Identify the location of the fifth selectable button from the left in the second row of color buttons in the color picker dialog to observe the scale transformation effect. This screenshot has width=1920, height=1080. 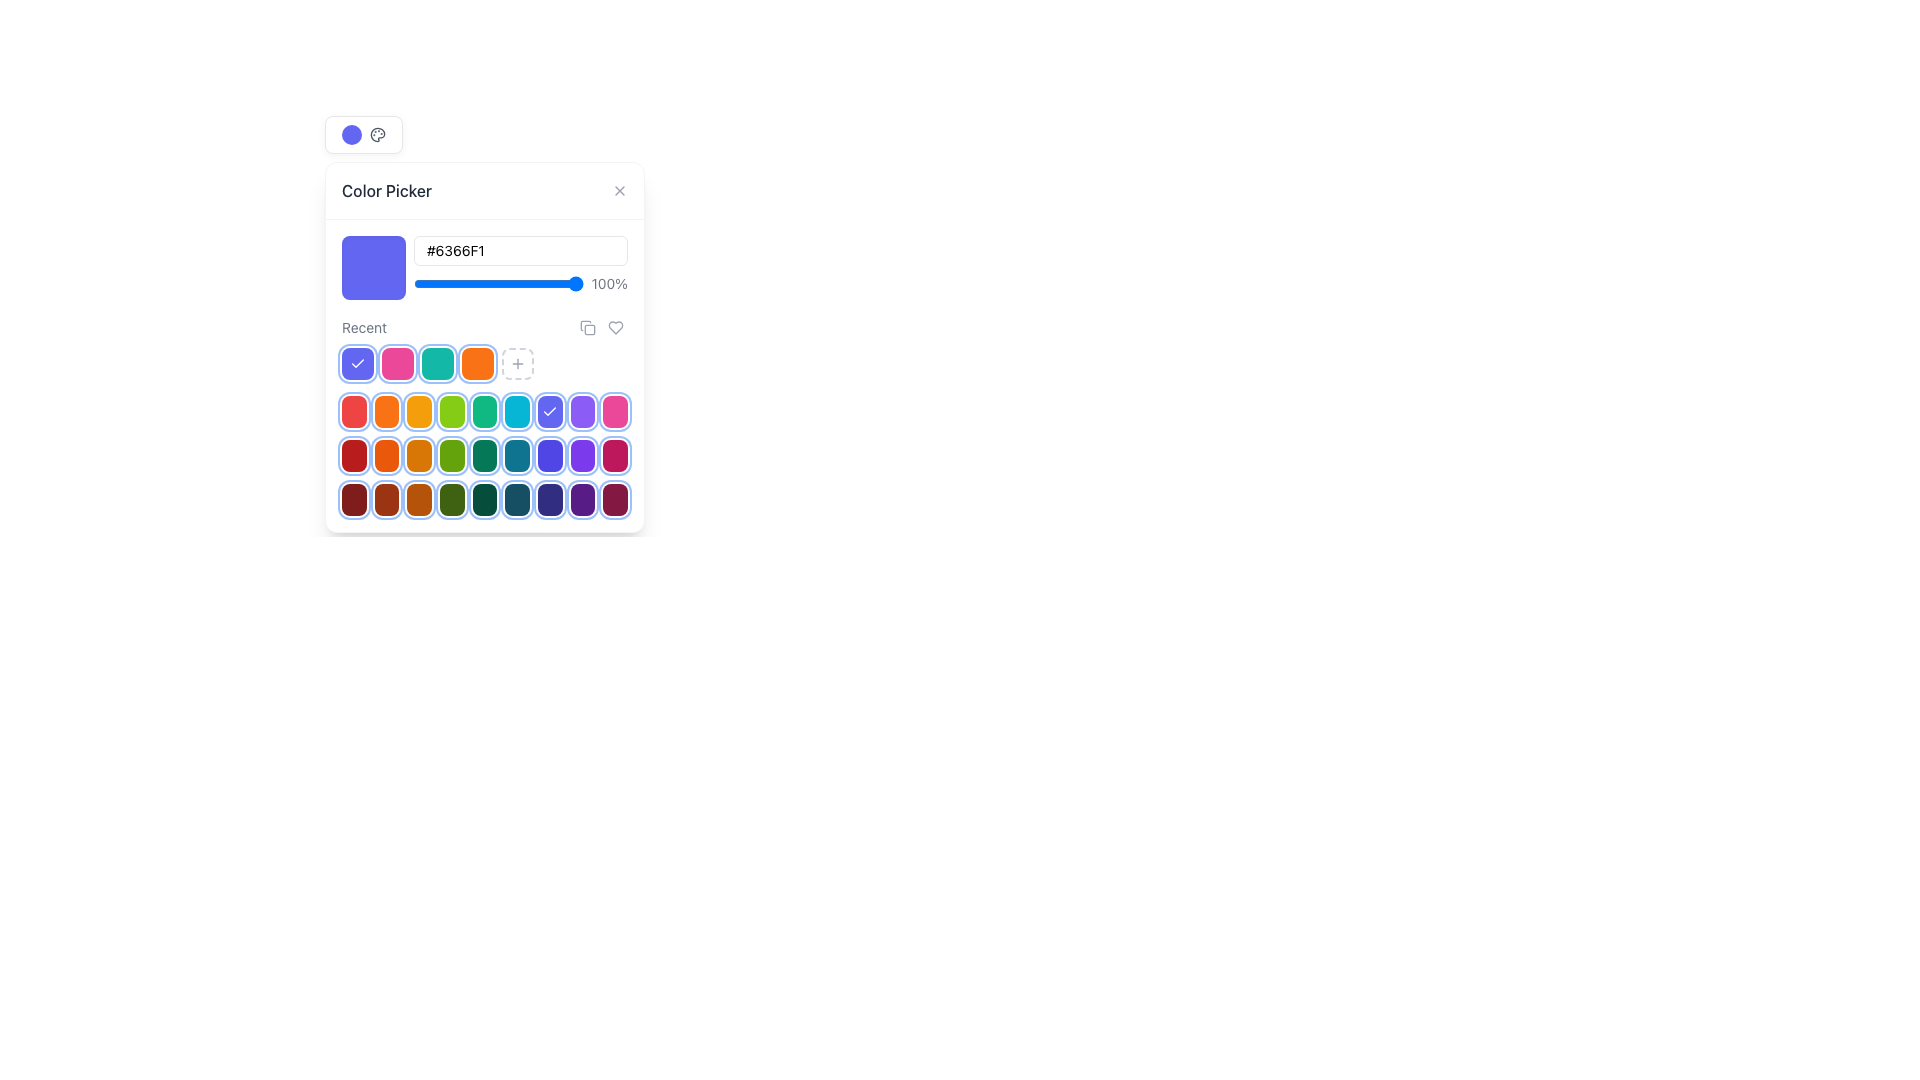
(484, 411).